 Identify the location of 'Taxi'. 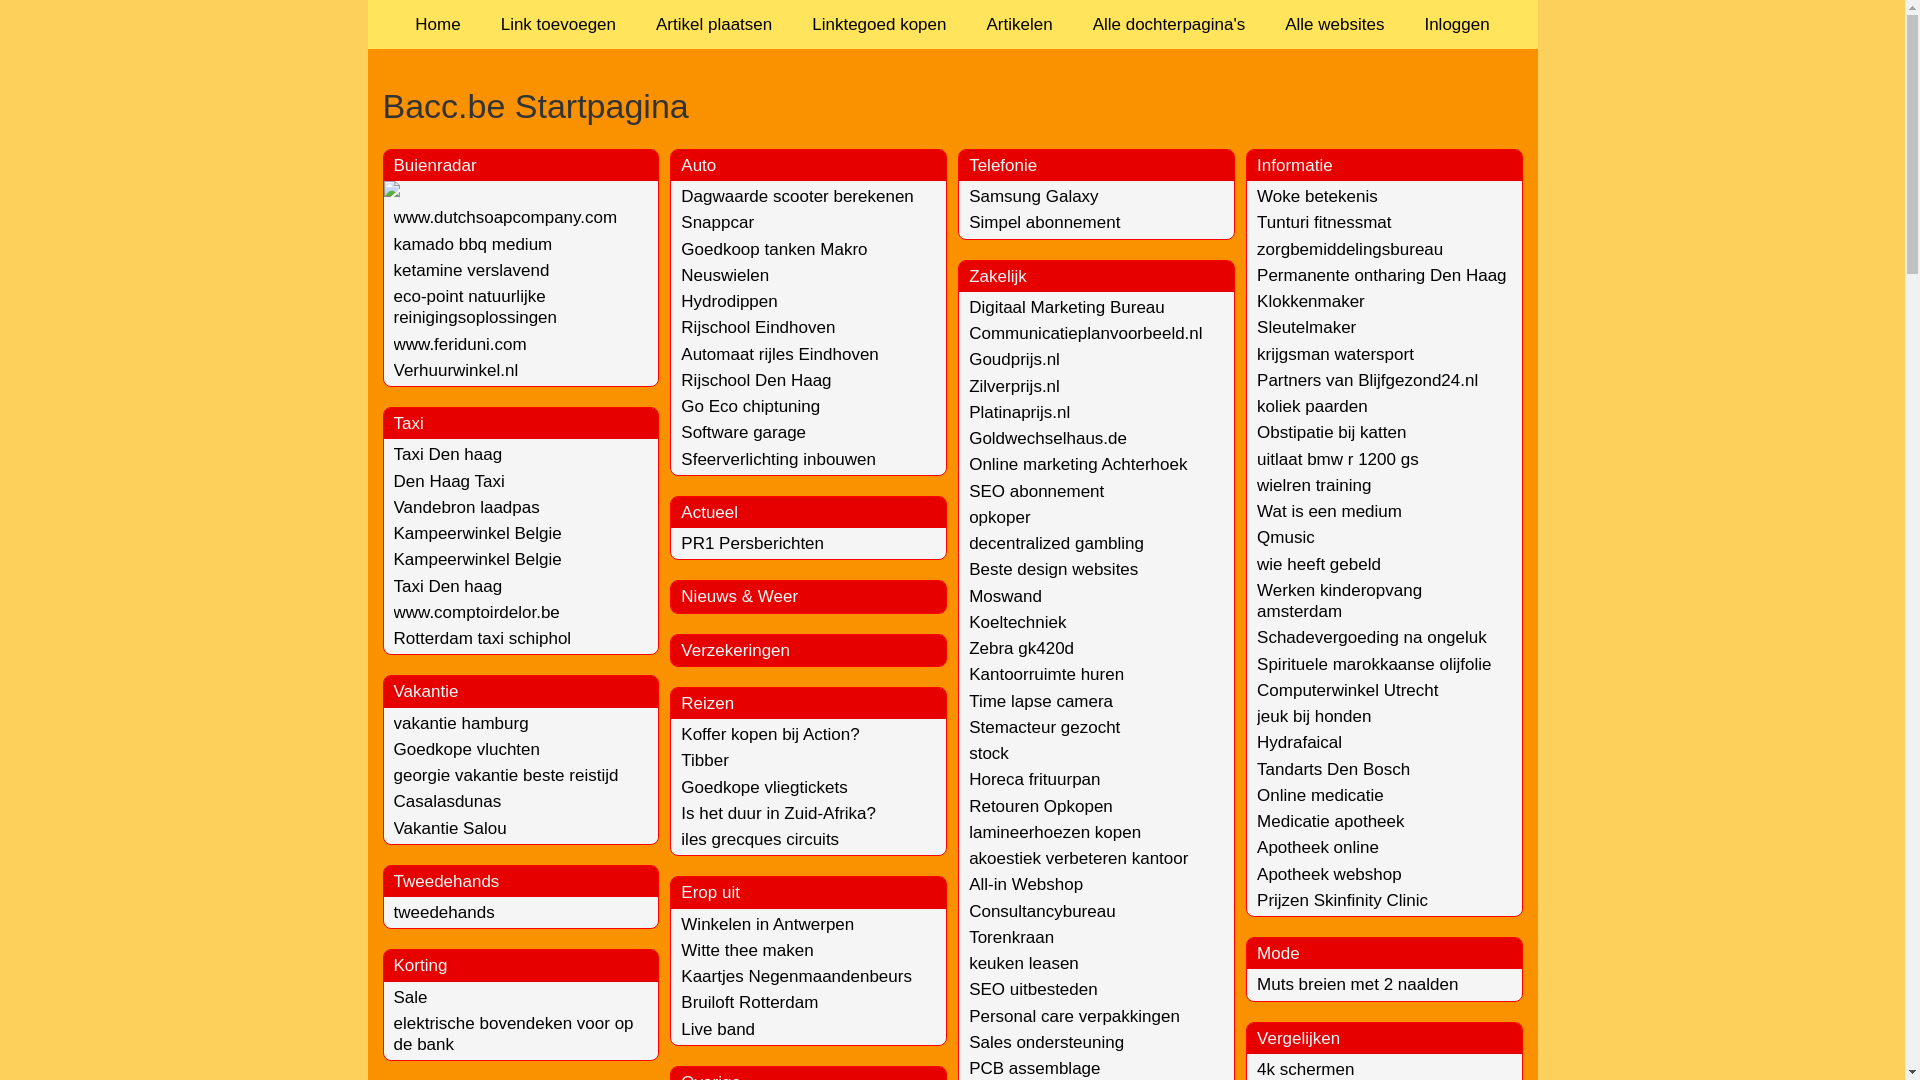
(407, 422).